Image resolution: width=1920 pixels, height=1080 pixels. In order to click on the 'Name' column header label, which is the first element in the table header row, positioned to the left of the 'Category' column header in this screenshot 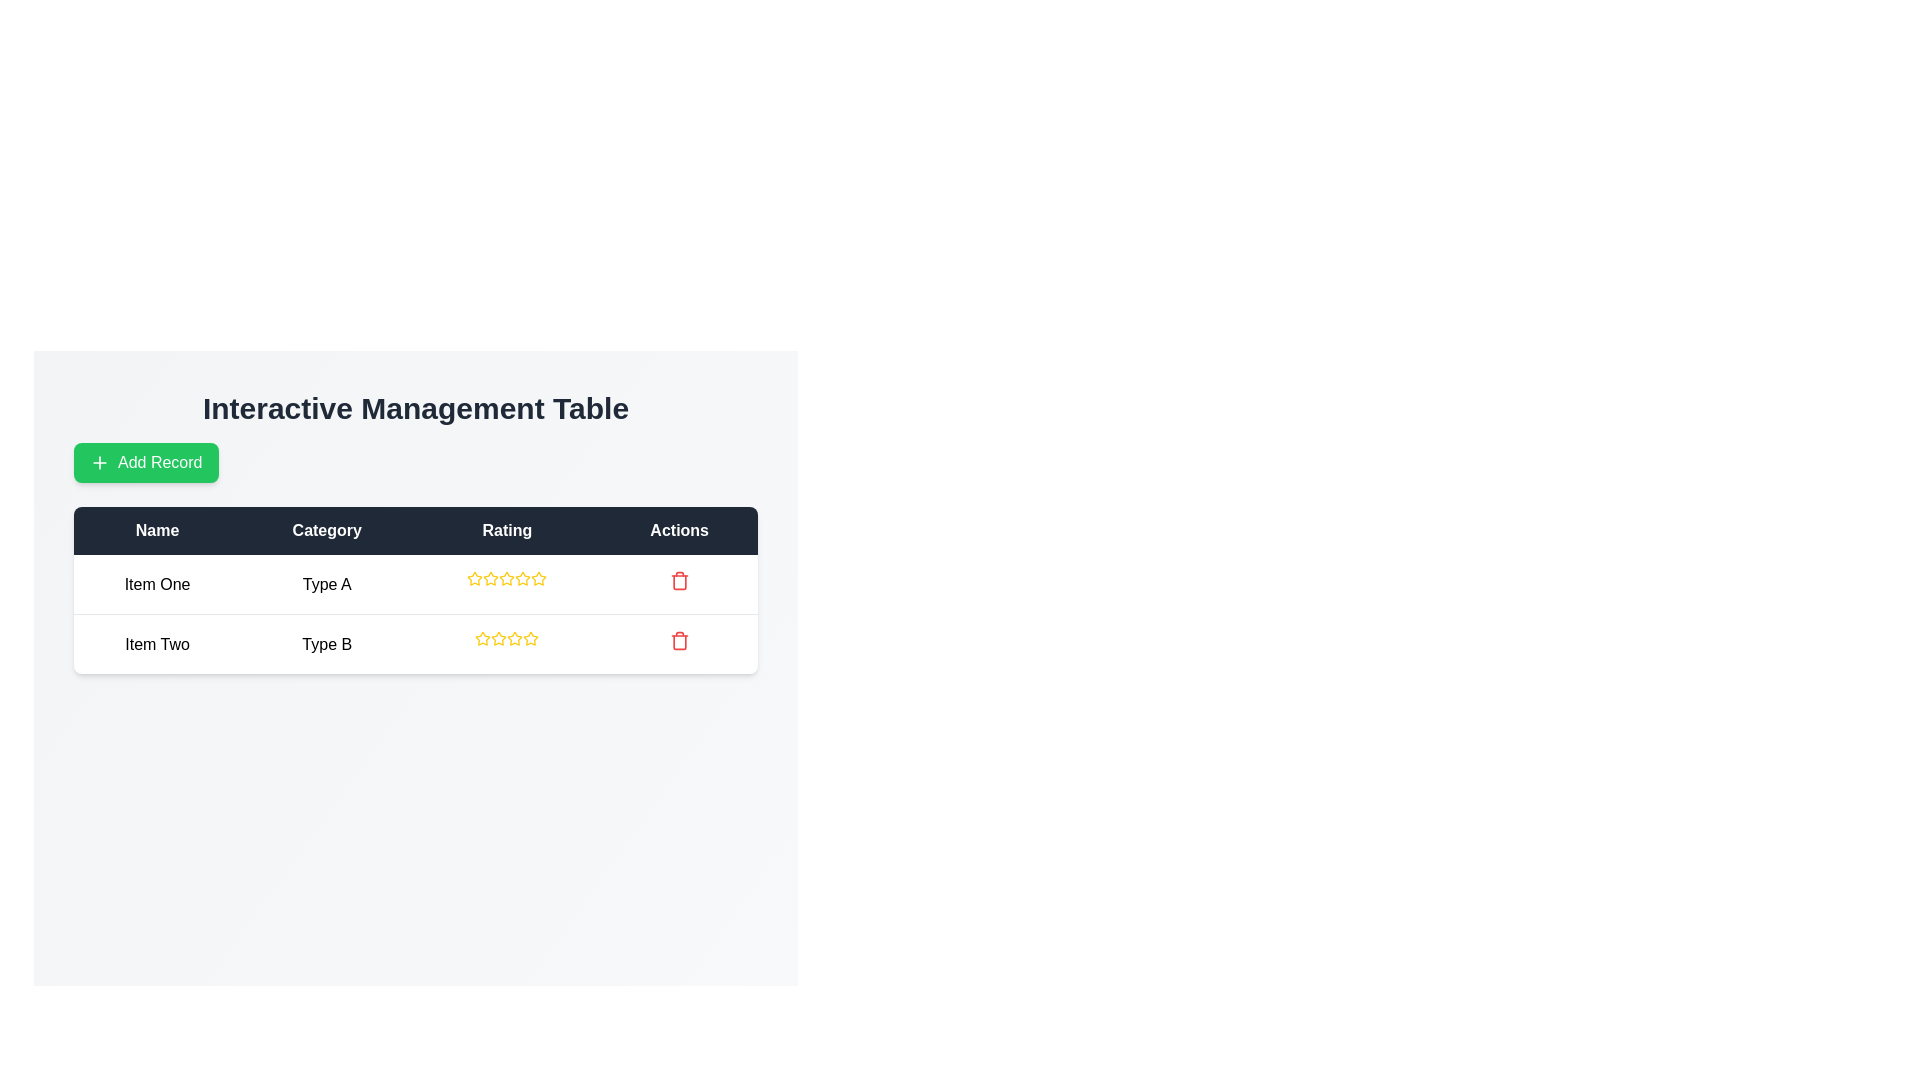, I will do `click(156, 530)`.